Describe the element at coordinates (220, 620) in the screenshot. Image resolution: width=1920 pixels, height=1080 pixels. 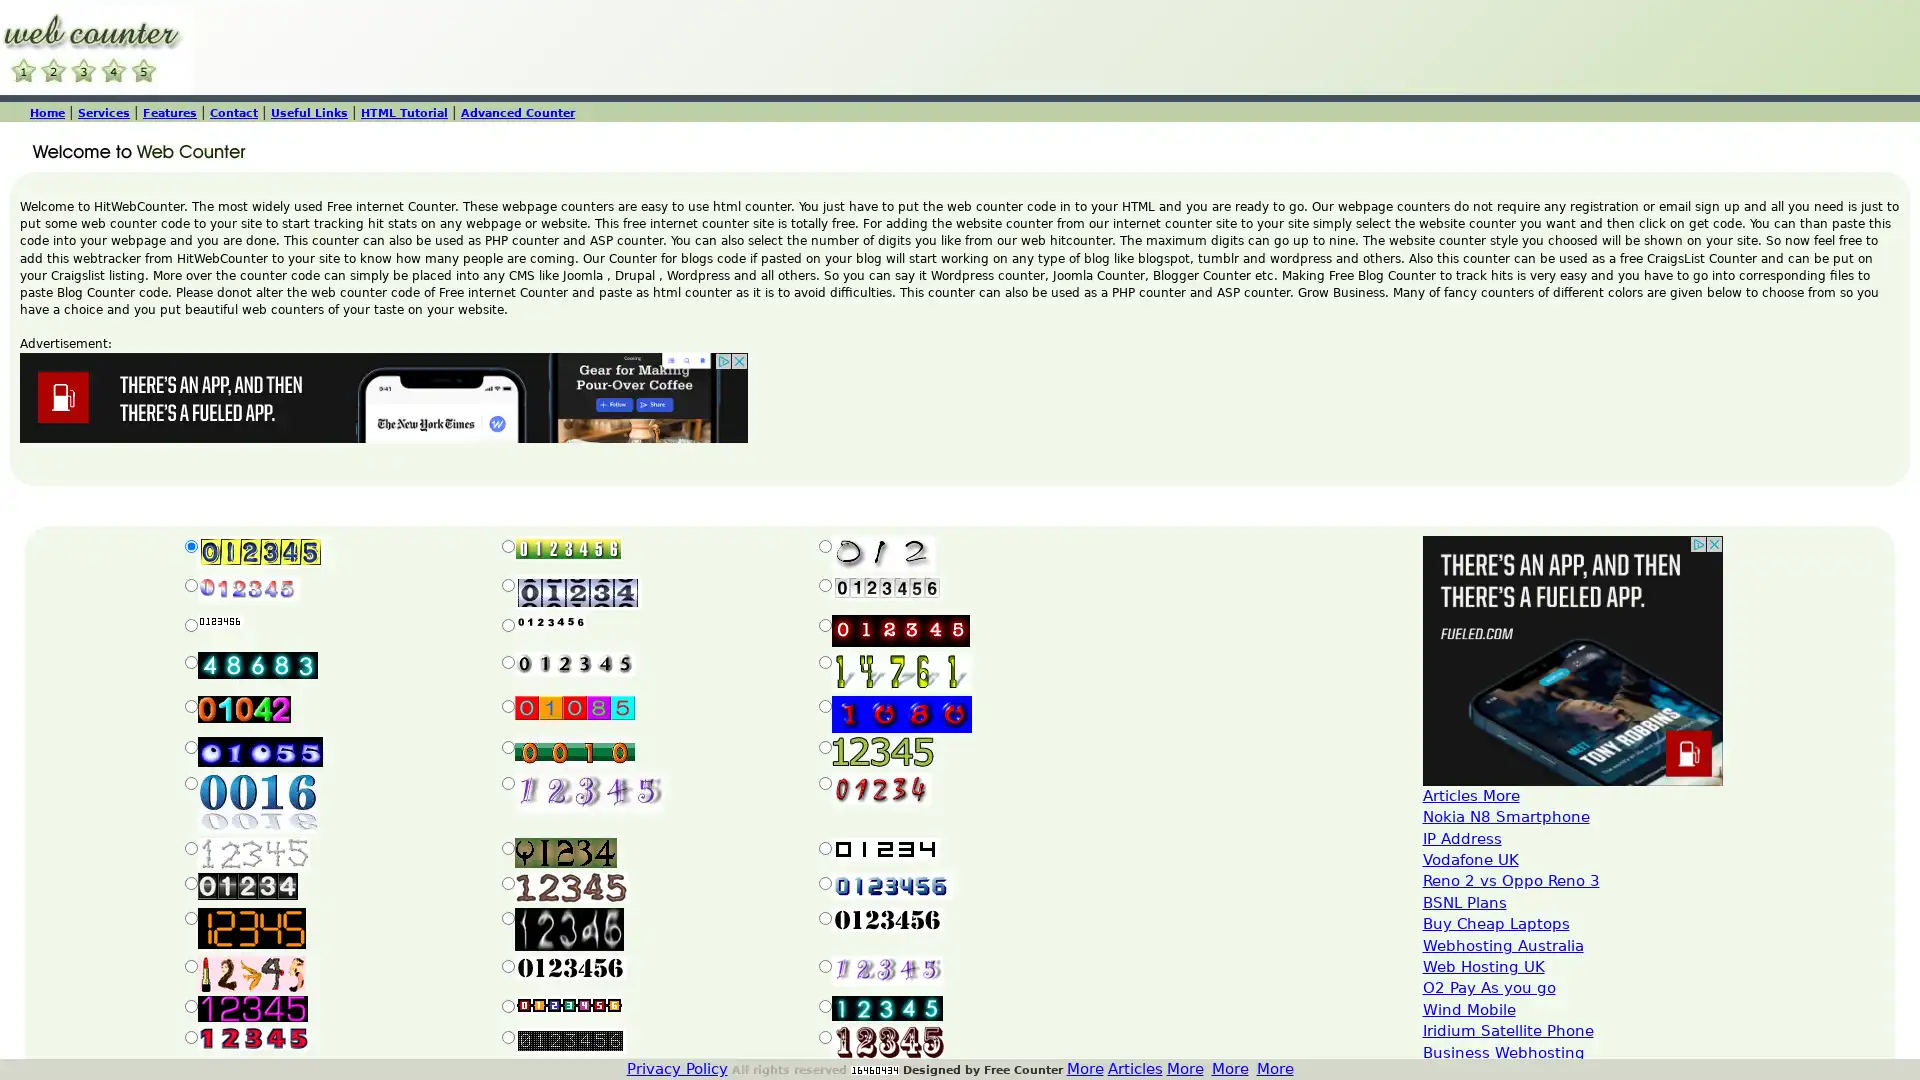
I see `Submit` at that location.